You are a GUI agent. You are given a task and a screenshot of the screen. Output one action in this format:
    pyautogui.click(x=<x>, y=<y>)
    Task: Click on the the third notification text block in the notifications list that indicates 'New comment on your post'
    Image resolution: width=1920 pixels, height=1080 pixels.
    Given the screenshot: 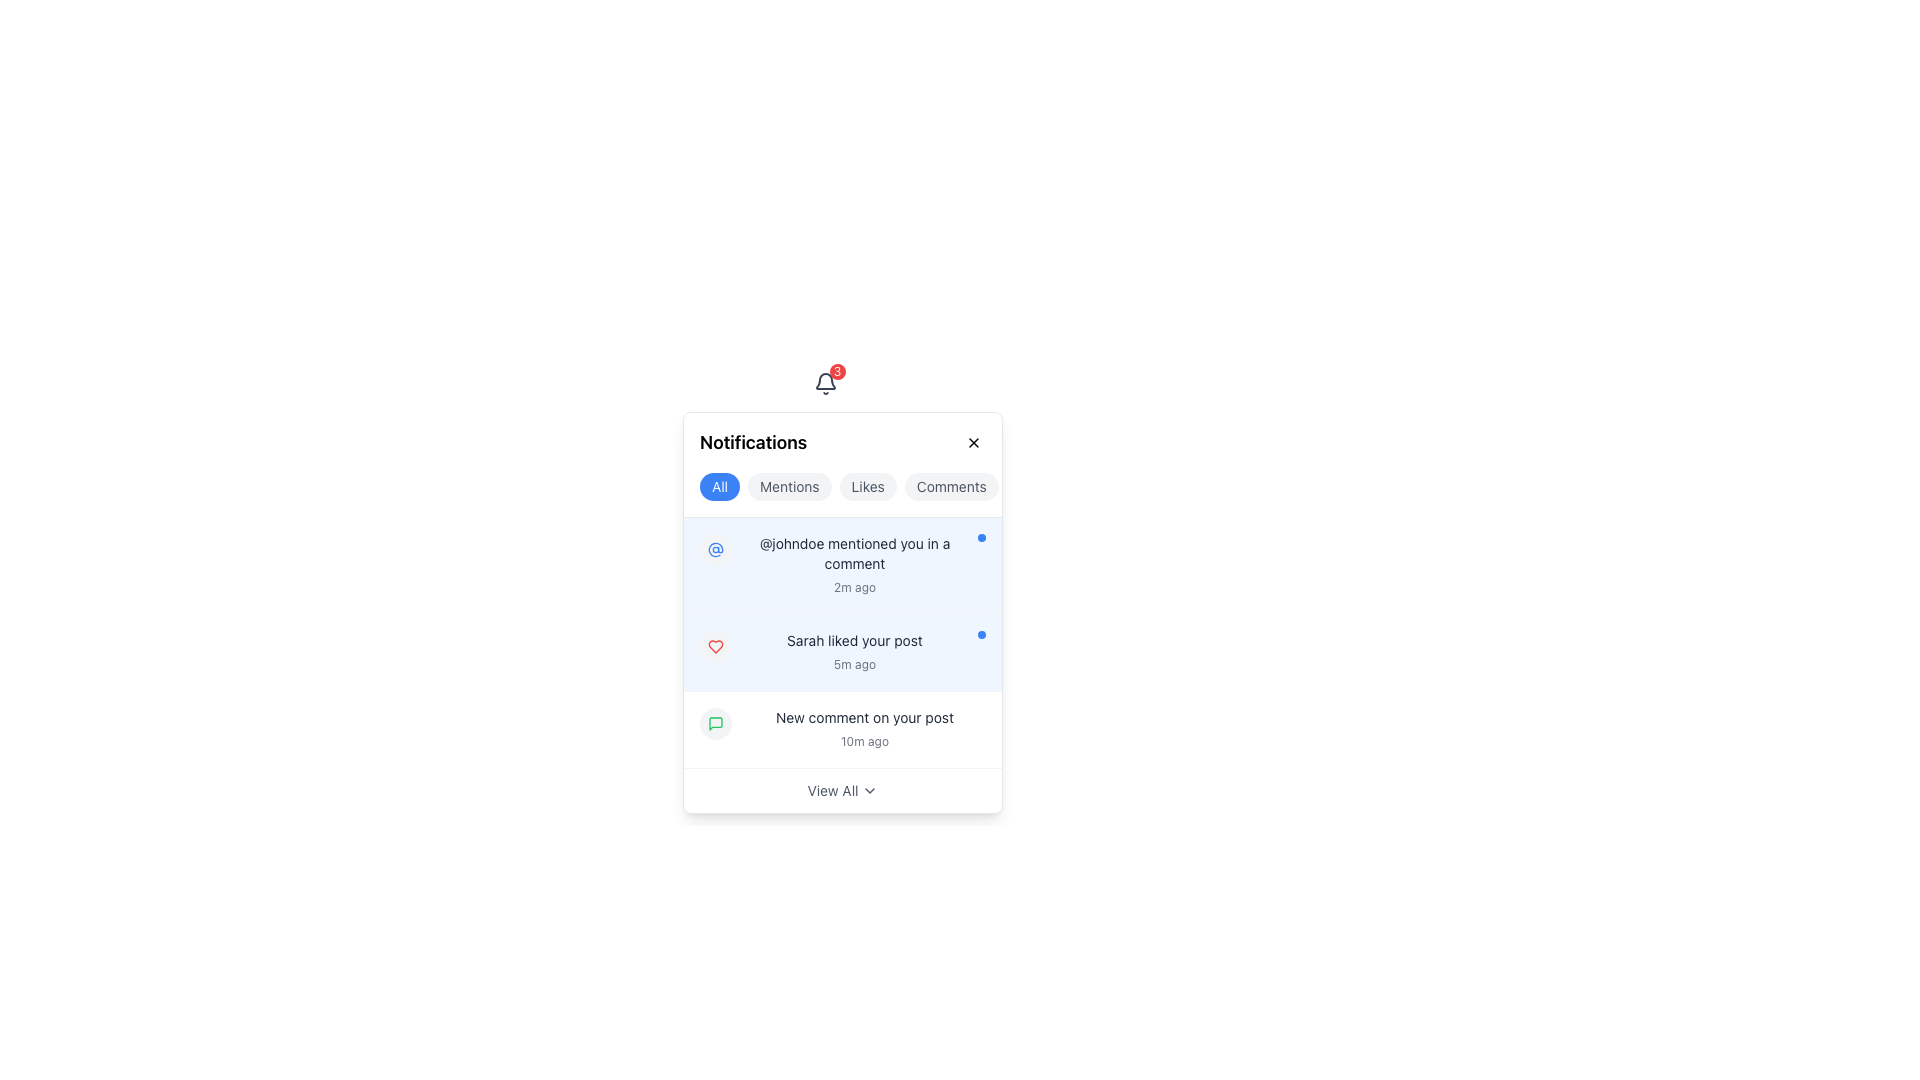 What is the action you would take?
    pyautogui.click(x=864, y=729)
    